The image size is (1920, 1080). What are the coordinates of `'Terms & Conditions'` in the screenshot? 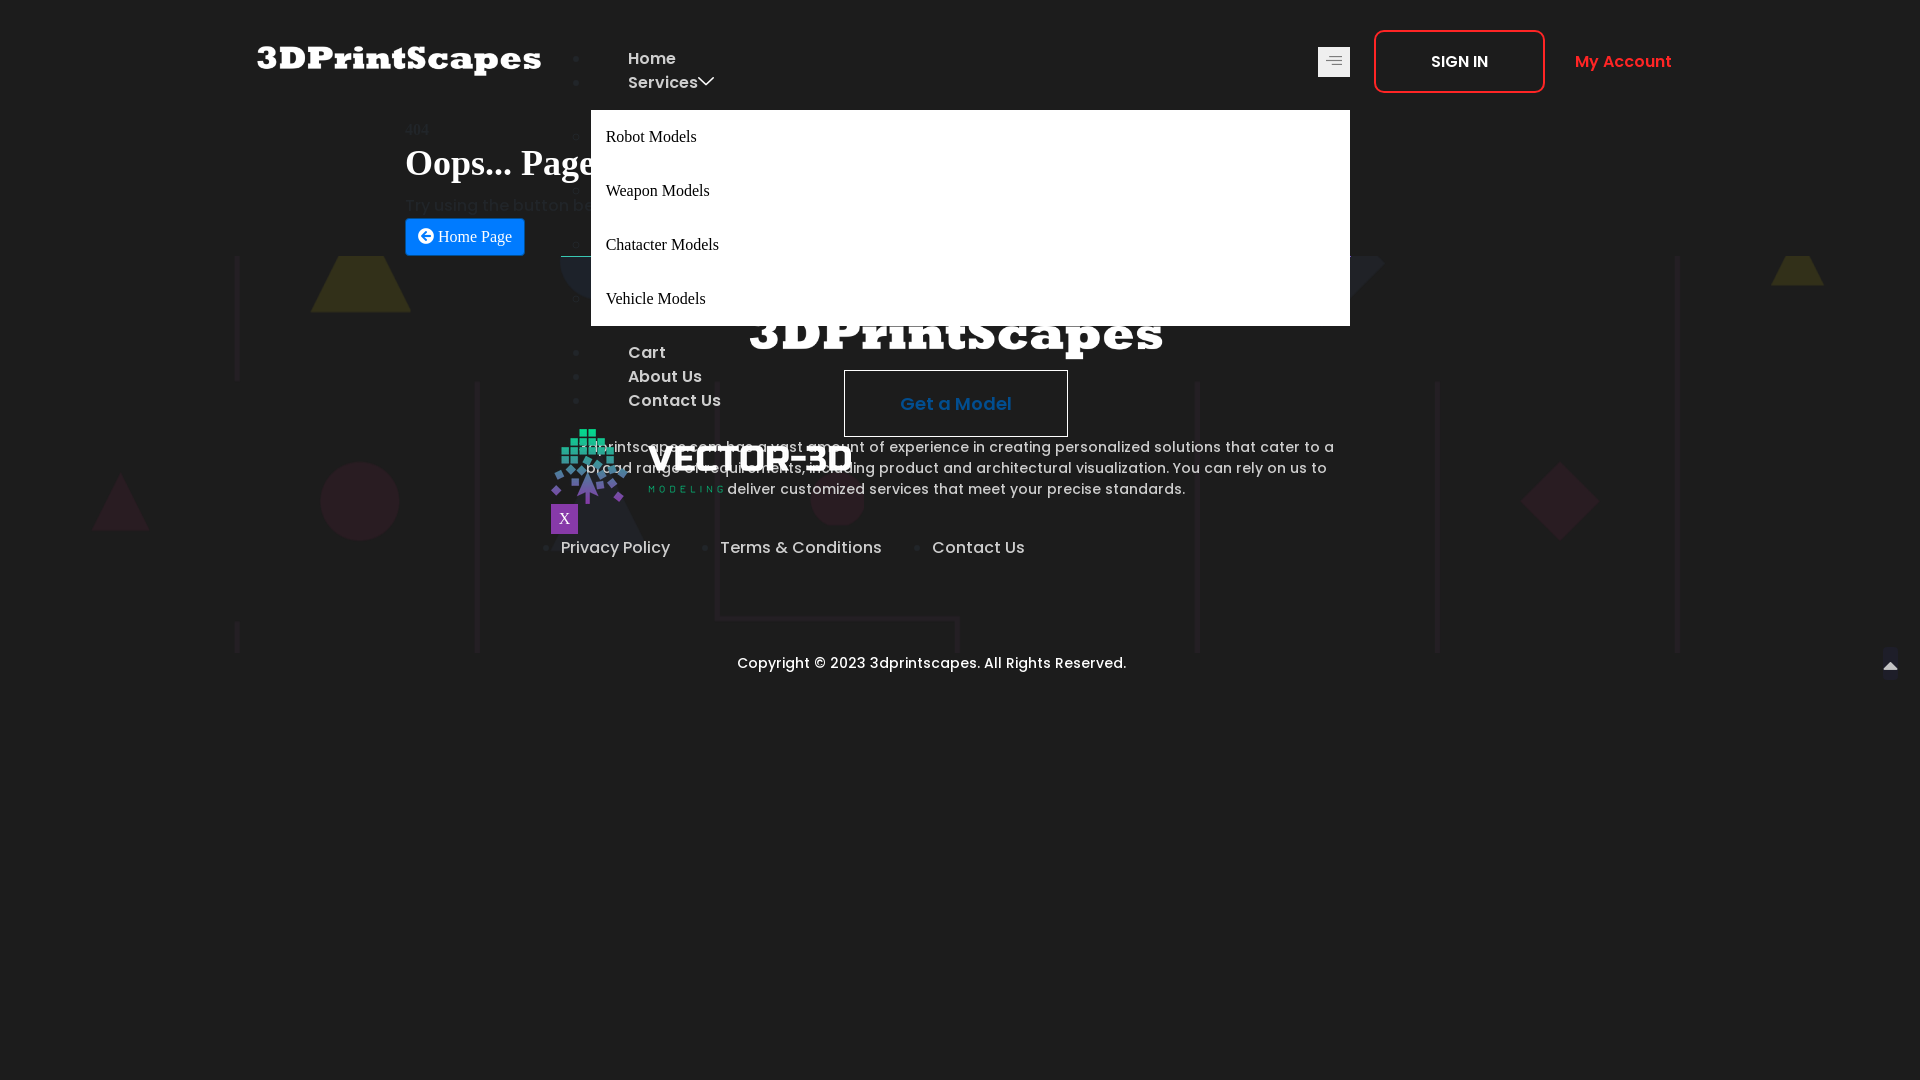 It's located at (801, 547).